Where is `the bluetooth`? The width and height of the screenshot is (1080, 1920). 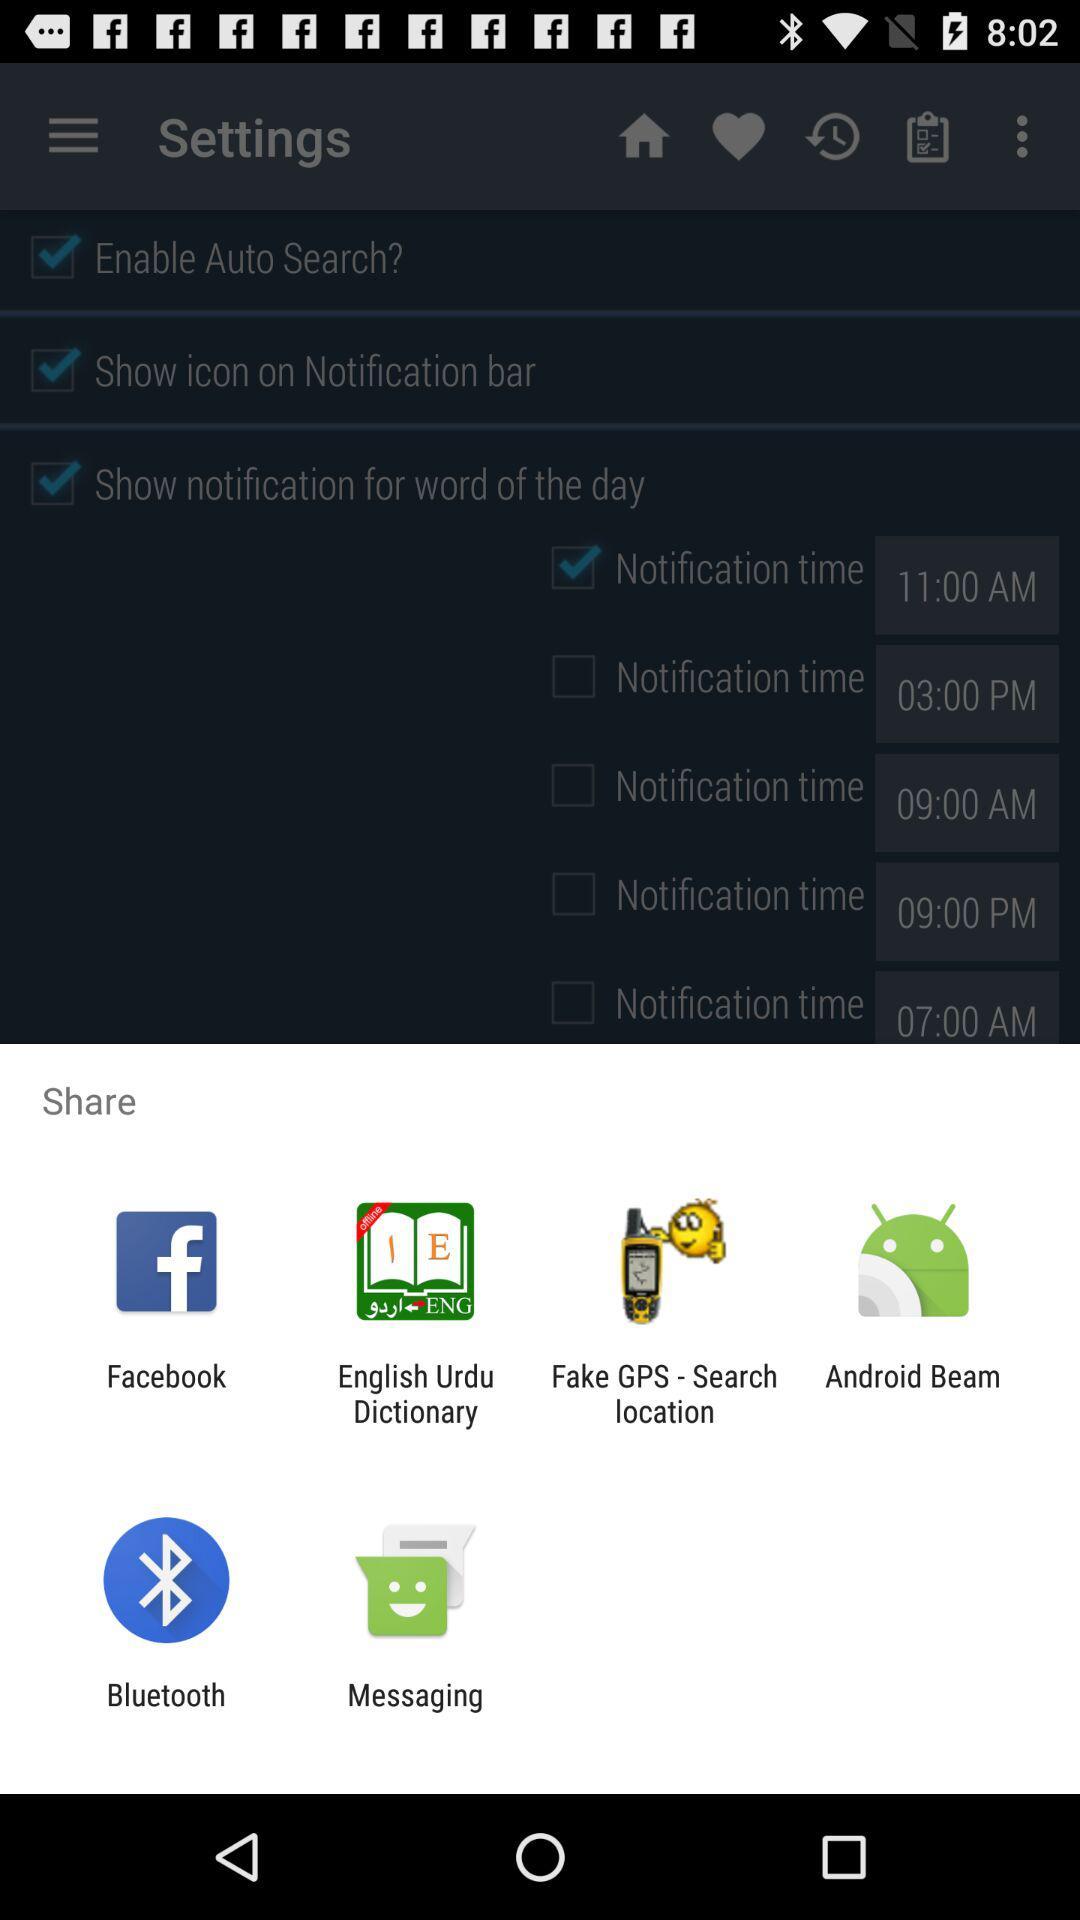 the bluetooth is located at coordinates (165, 1711).